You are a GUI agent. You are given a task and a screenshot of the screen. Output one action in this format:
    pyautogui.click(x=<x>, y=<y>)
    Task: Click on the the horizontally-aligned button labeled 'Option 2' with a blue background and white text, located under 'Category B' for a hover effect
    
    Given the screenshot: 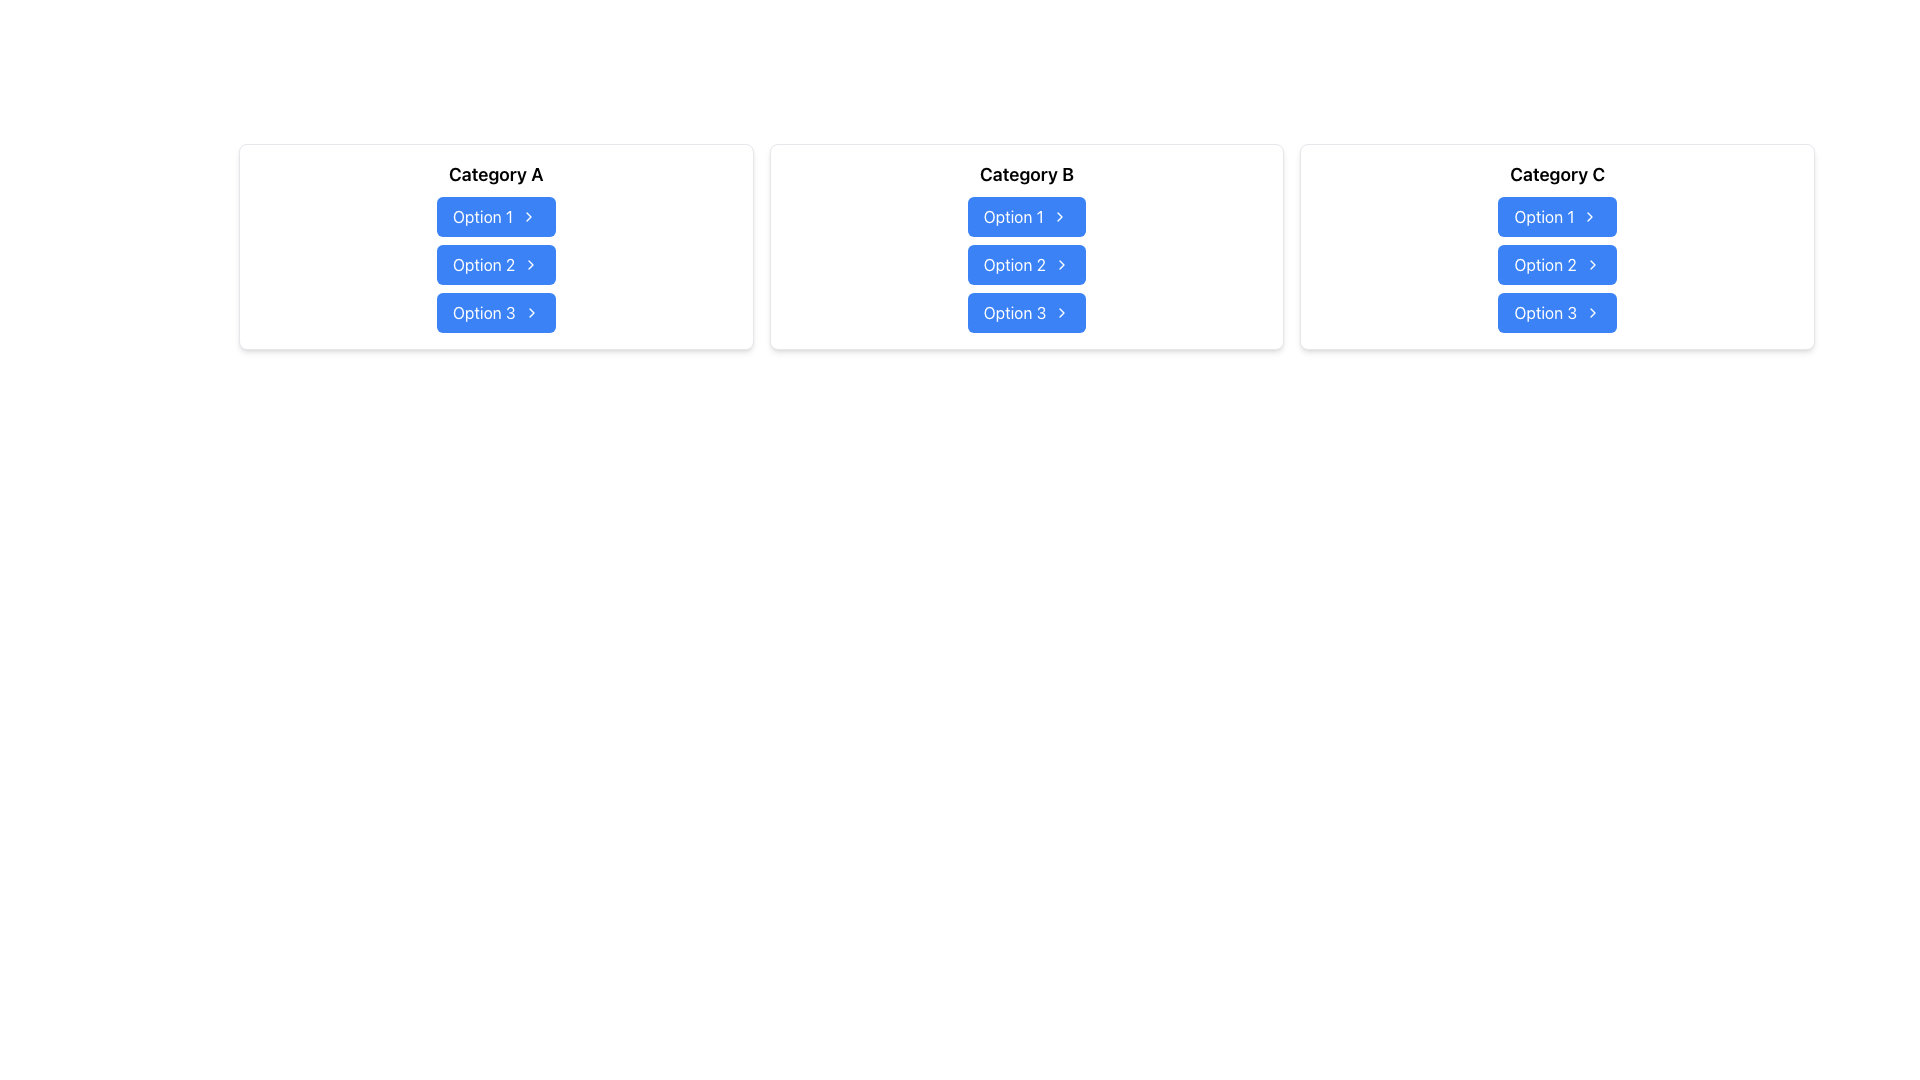 What is the action you would take?
    pyautogui.click(x=1027, y=264)
    